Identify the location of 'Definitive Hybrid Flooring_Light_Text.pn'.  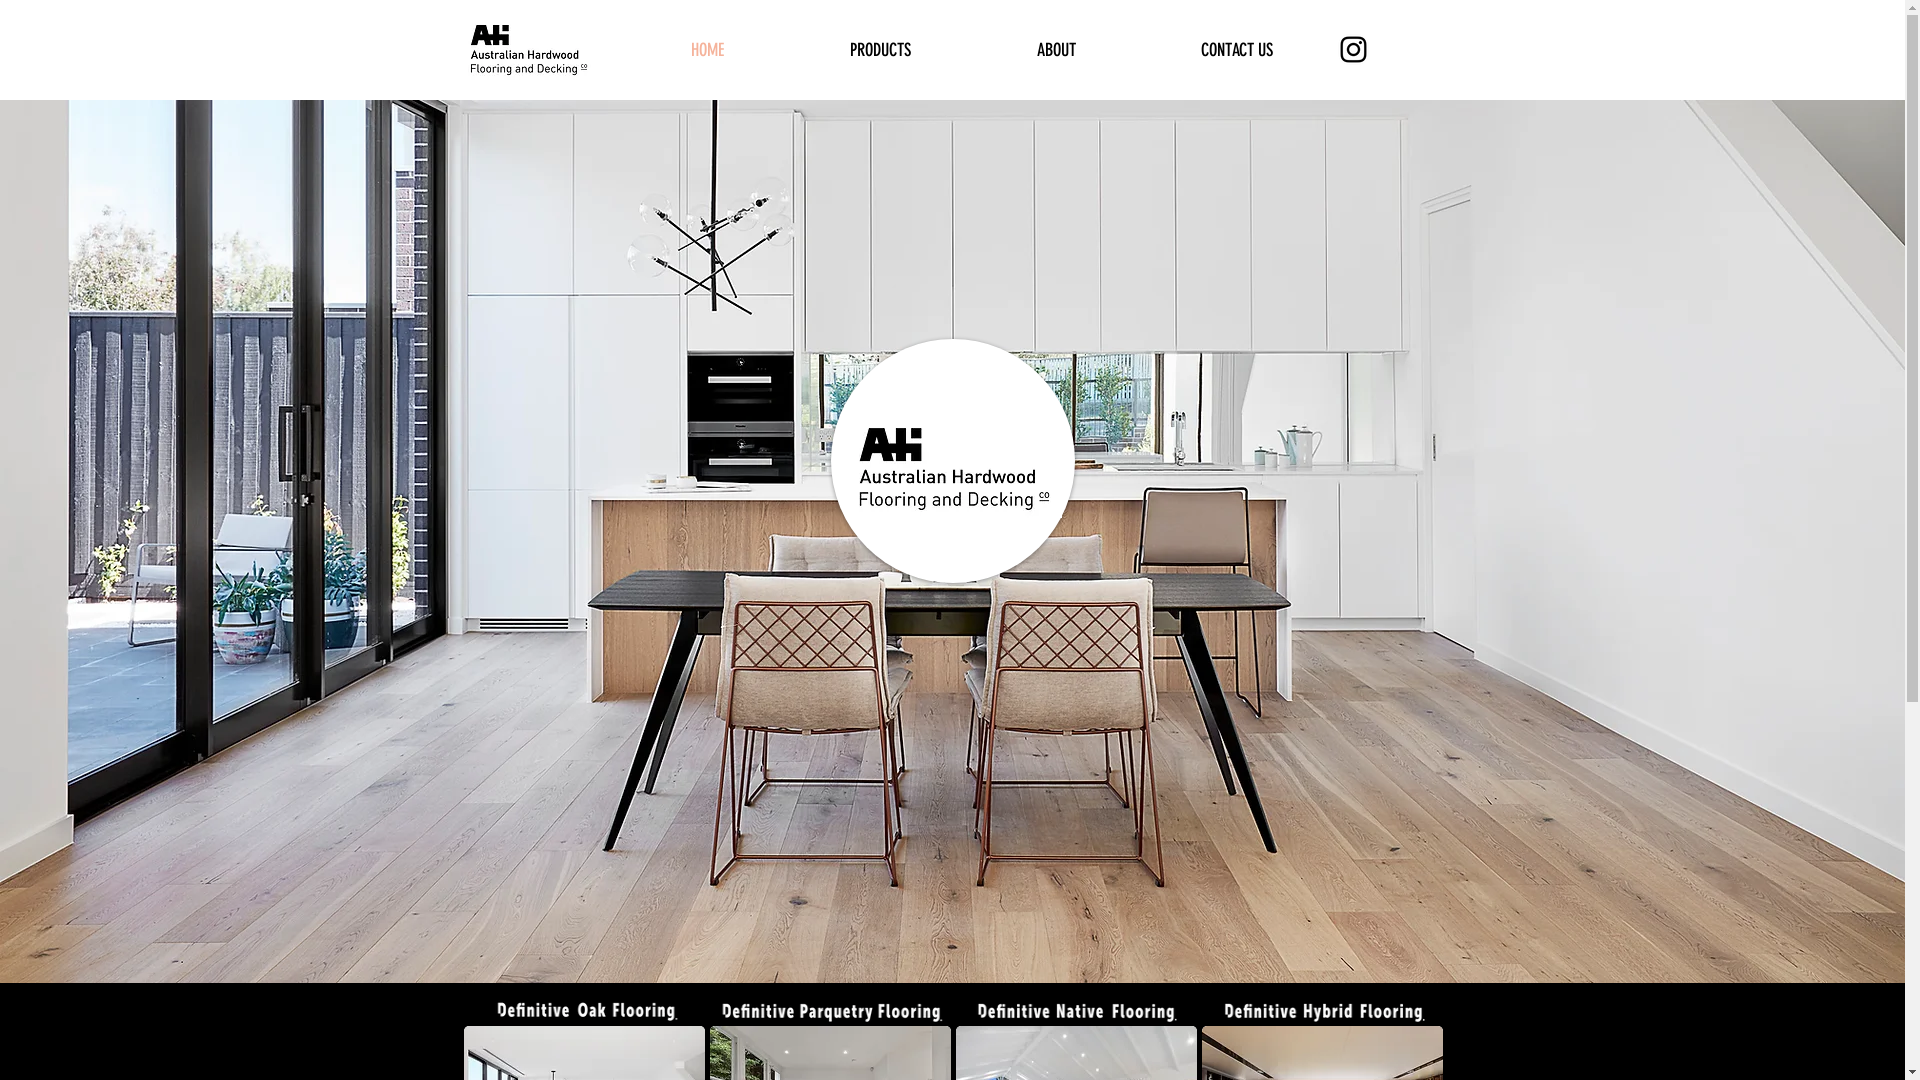
(1322, 1010).